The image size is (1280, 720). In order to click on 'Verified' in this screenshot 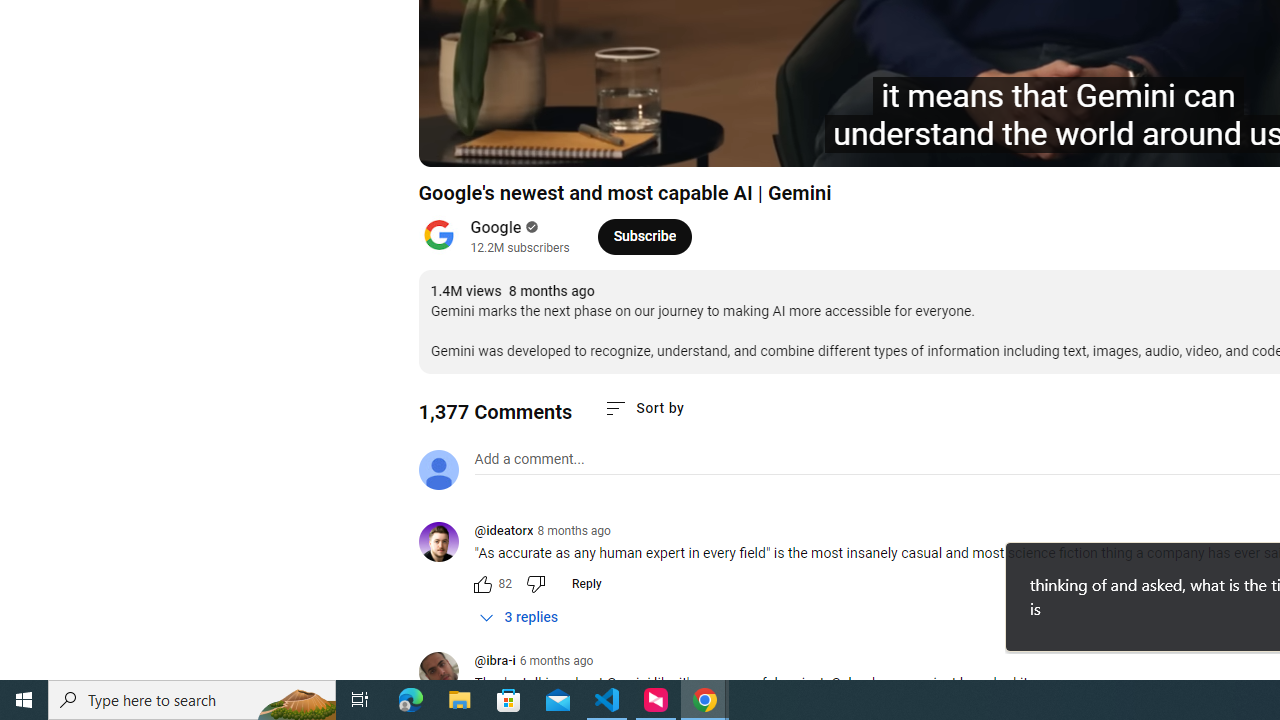, I will do `click(530, 226)`.